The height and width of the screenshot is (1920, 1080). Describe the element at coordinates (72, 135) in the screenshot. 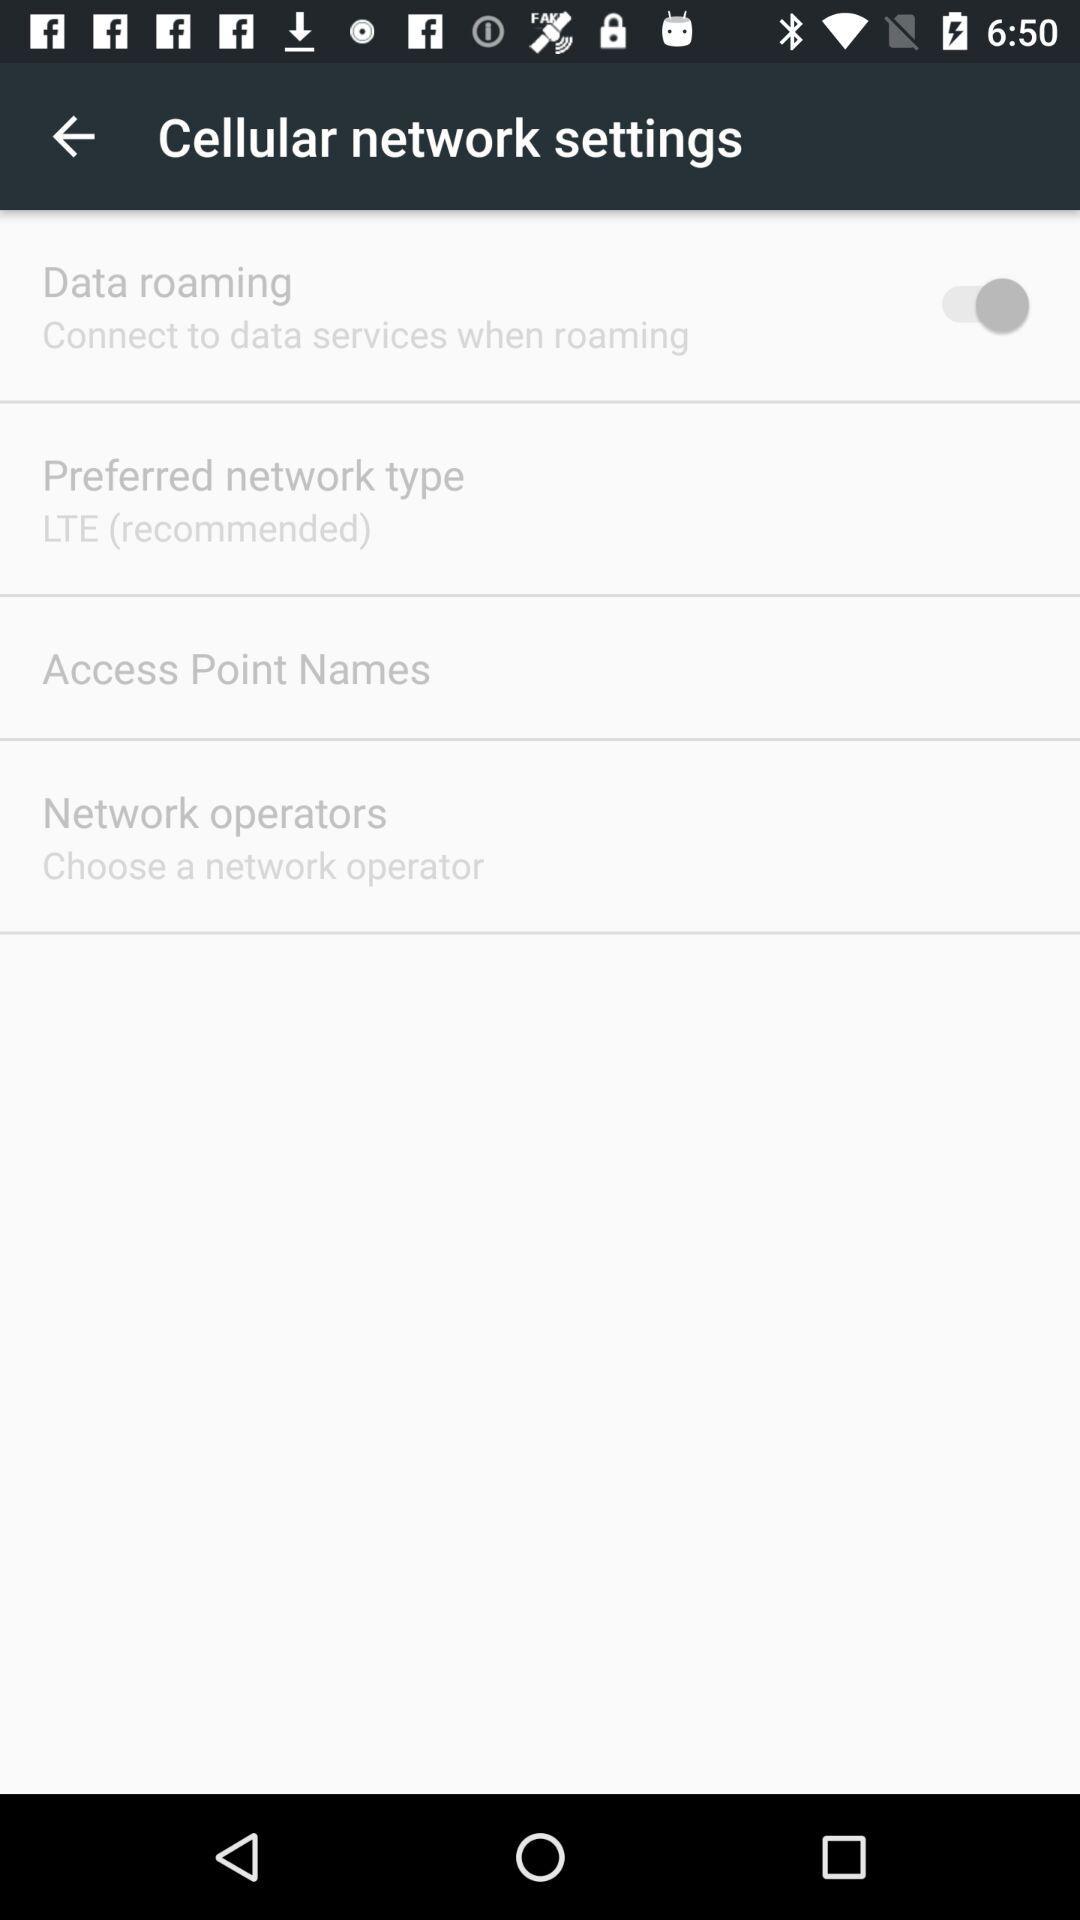

I see `the item to the left of cellular network settings item` at that location.